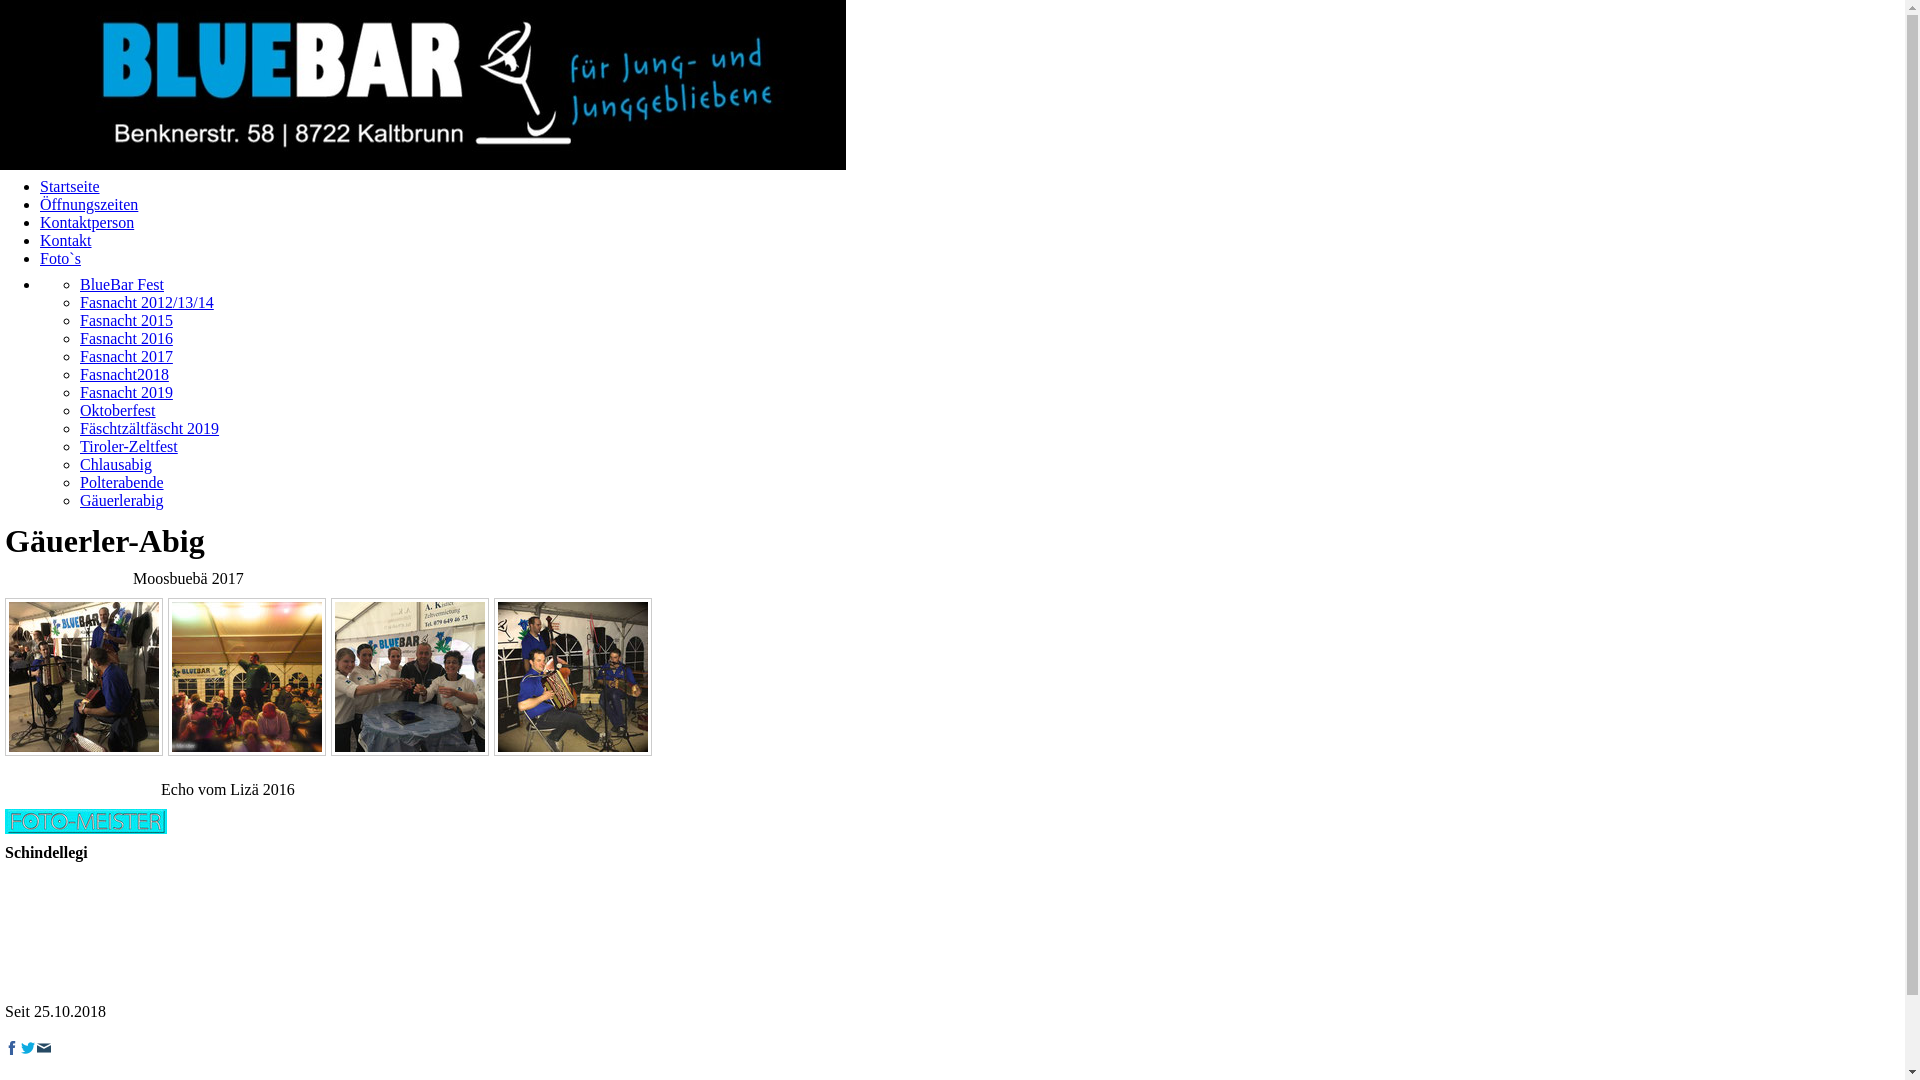  What do you see at coordinates (114, 464) in the screenshot?
I see `'Chlausabig'` at bounding box center [114, 464].